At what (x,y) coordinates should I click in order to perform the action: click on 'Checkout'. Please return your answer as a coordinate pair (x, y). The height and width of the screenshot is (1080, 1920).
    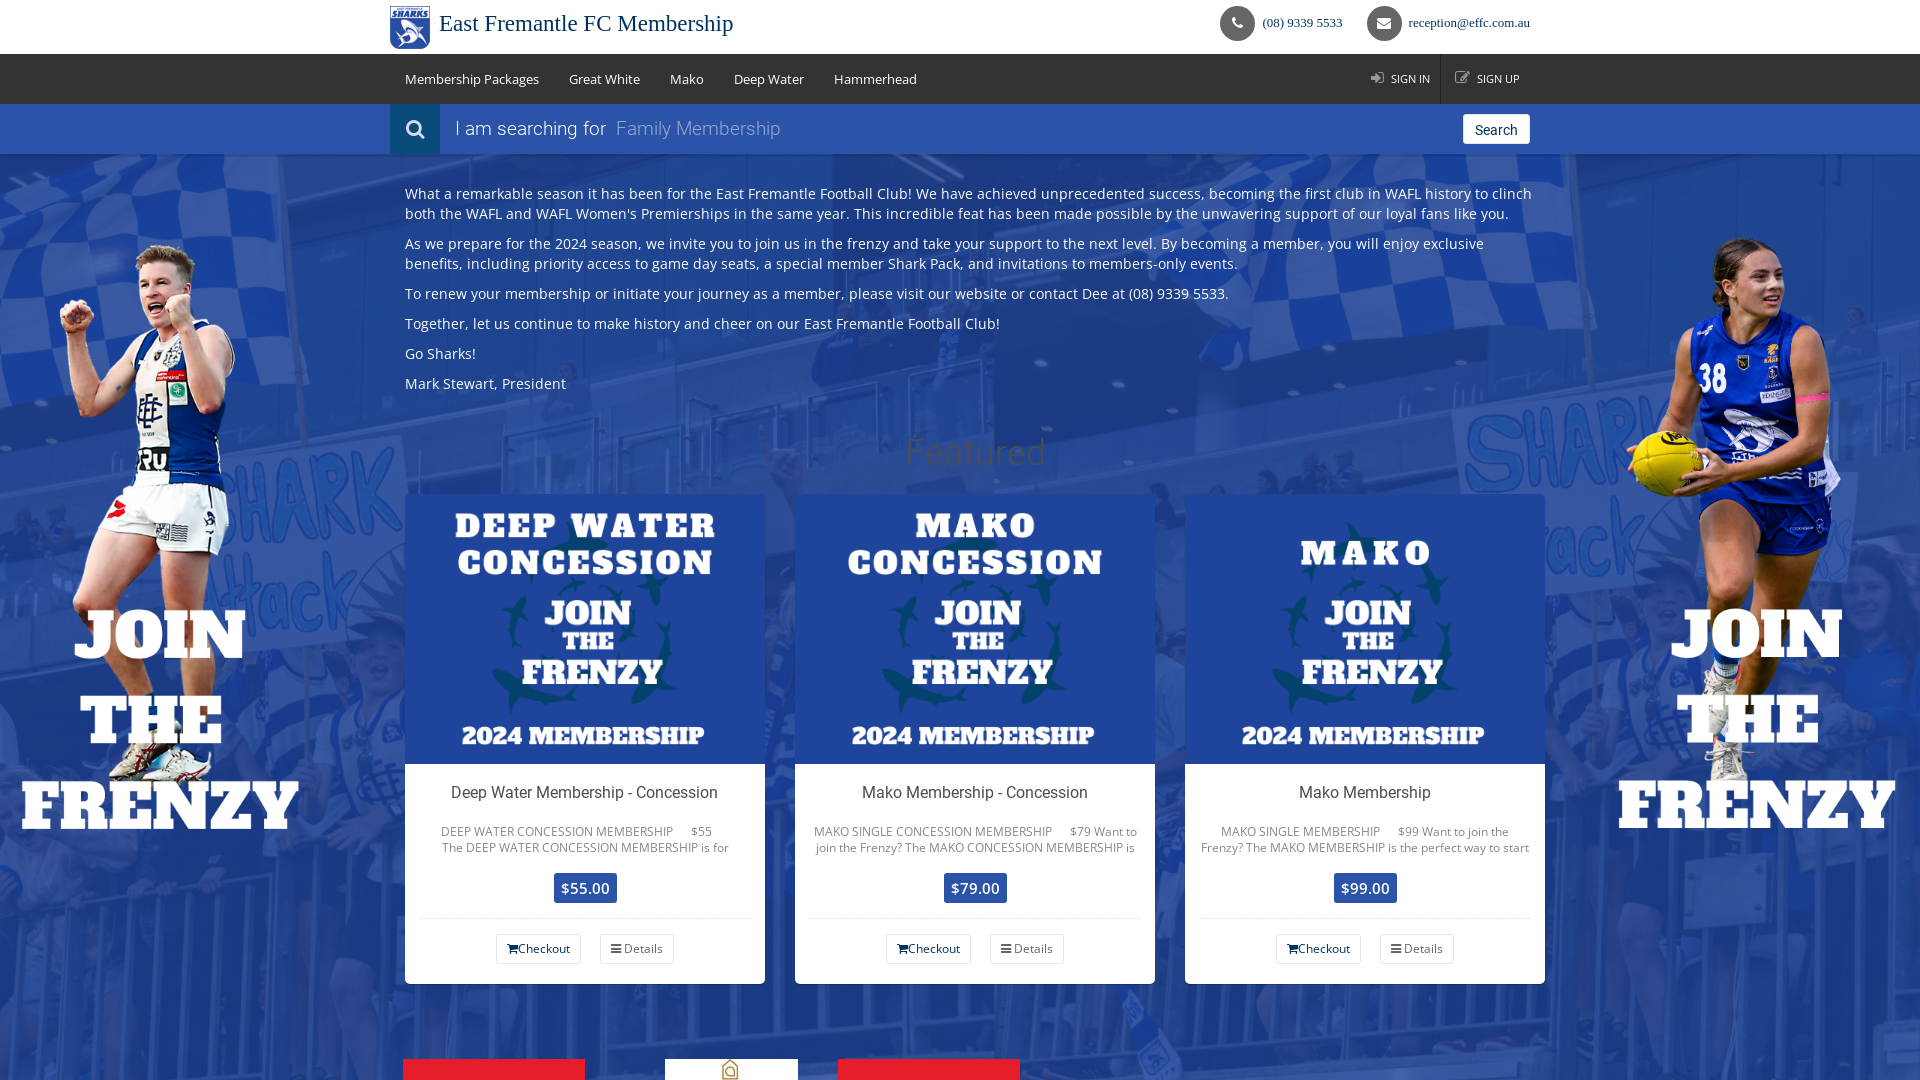
    Looking at the image, I should click on (927, 947).